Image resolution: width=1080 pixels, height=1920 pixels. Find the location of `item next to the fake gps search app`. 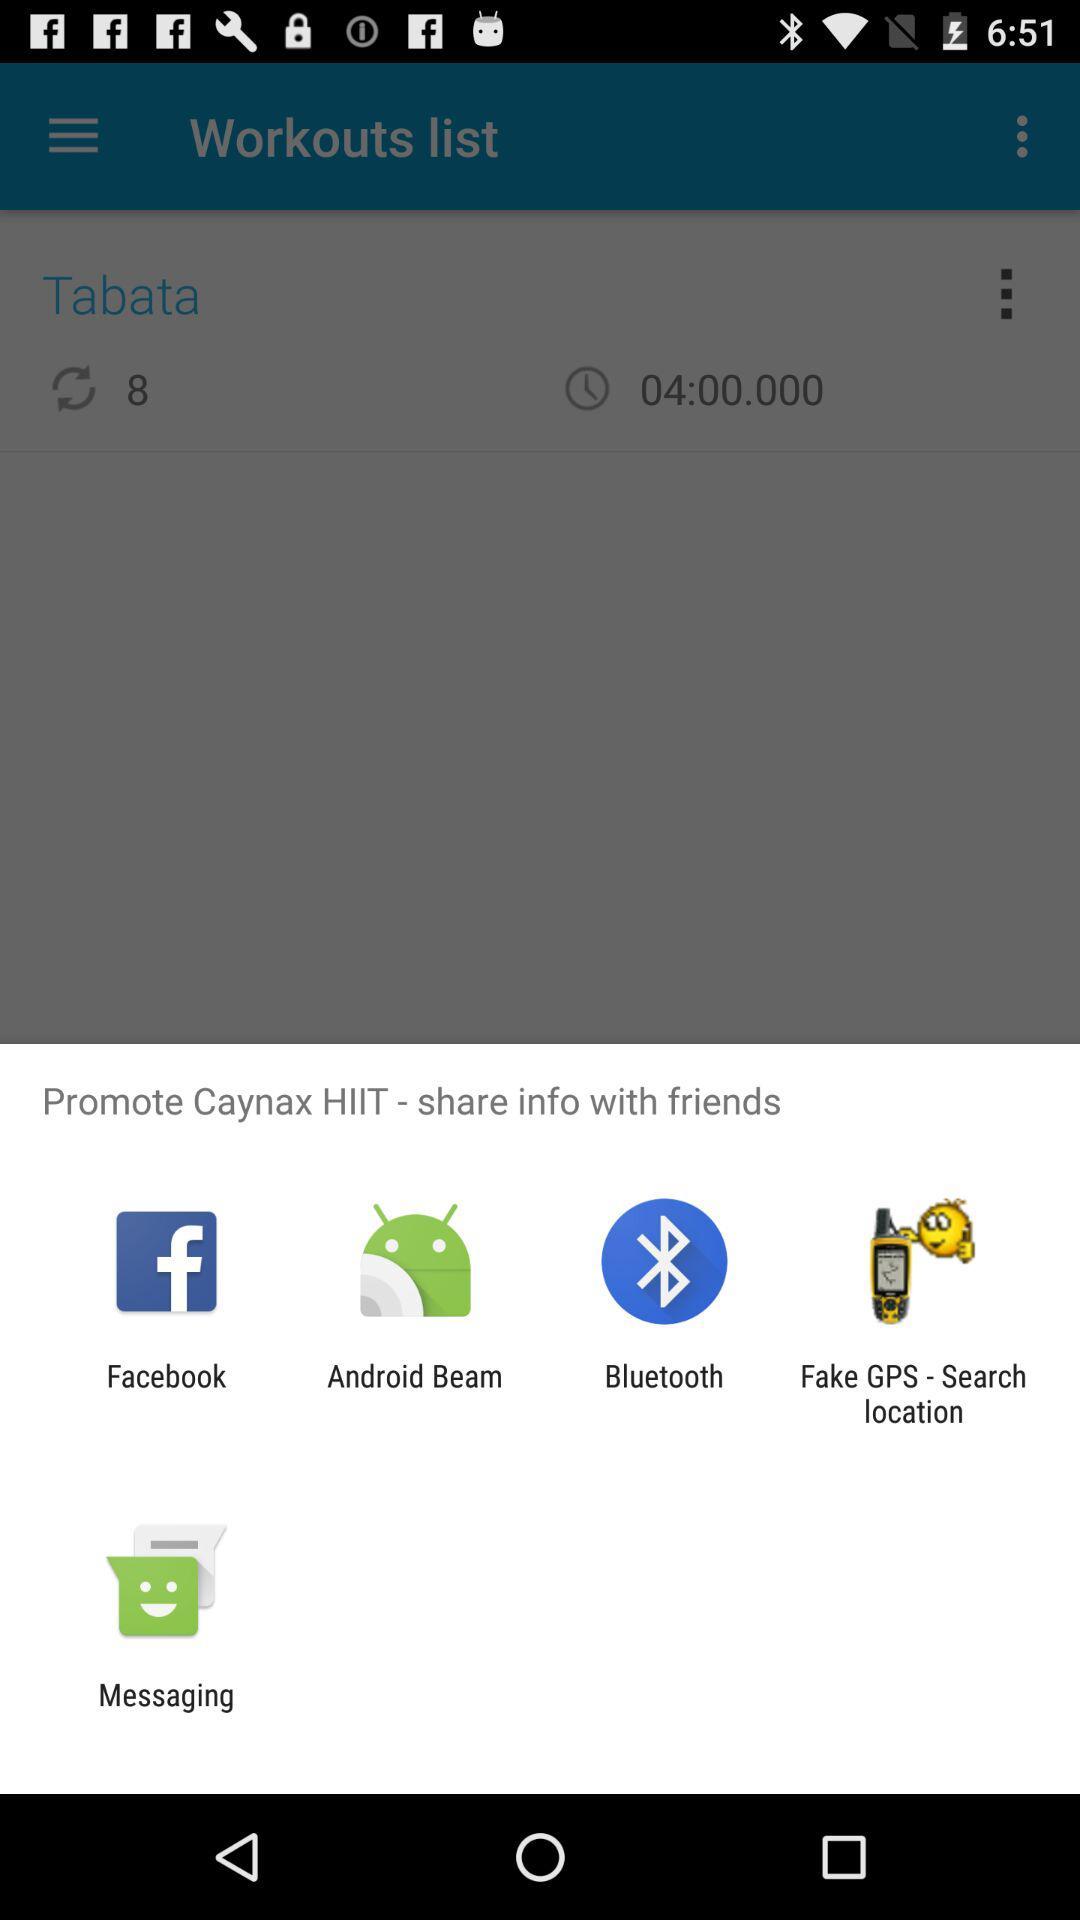

item next to the fake gps search app is located at coordinates (664, 1392).